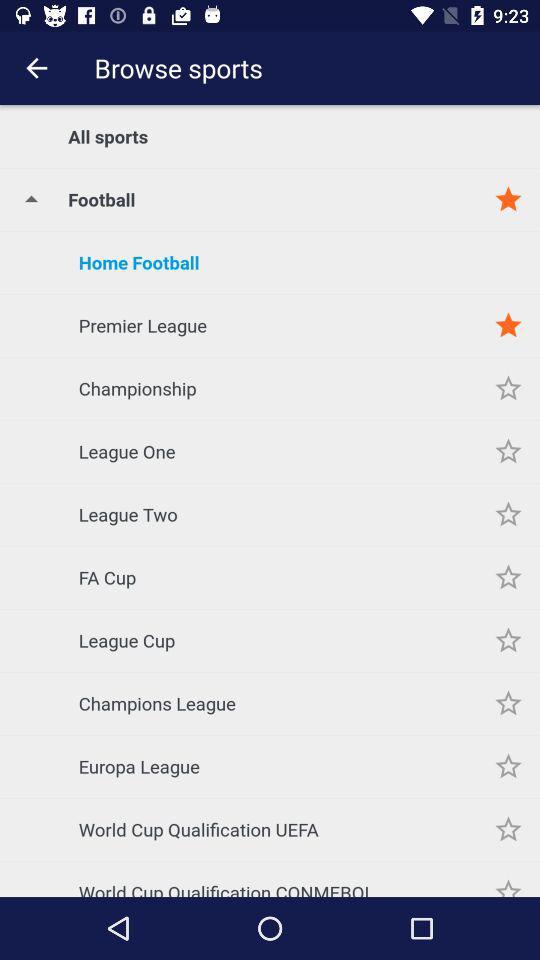 The height and width of the screenshot is (960, 540). I want to click on as favorites option, so click(508, 451).